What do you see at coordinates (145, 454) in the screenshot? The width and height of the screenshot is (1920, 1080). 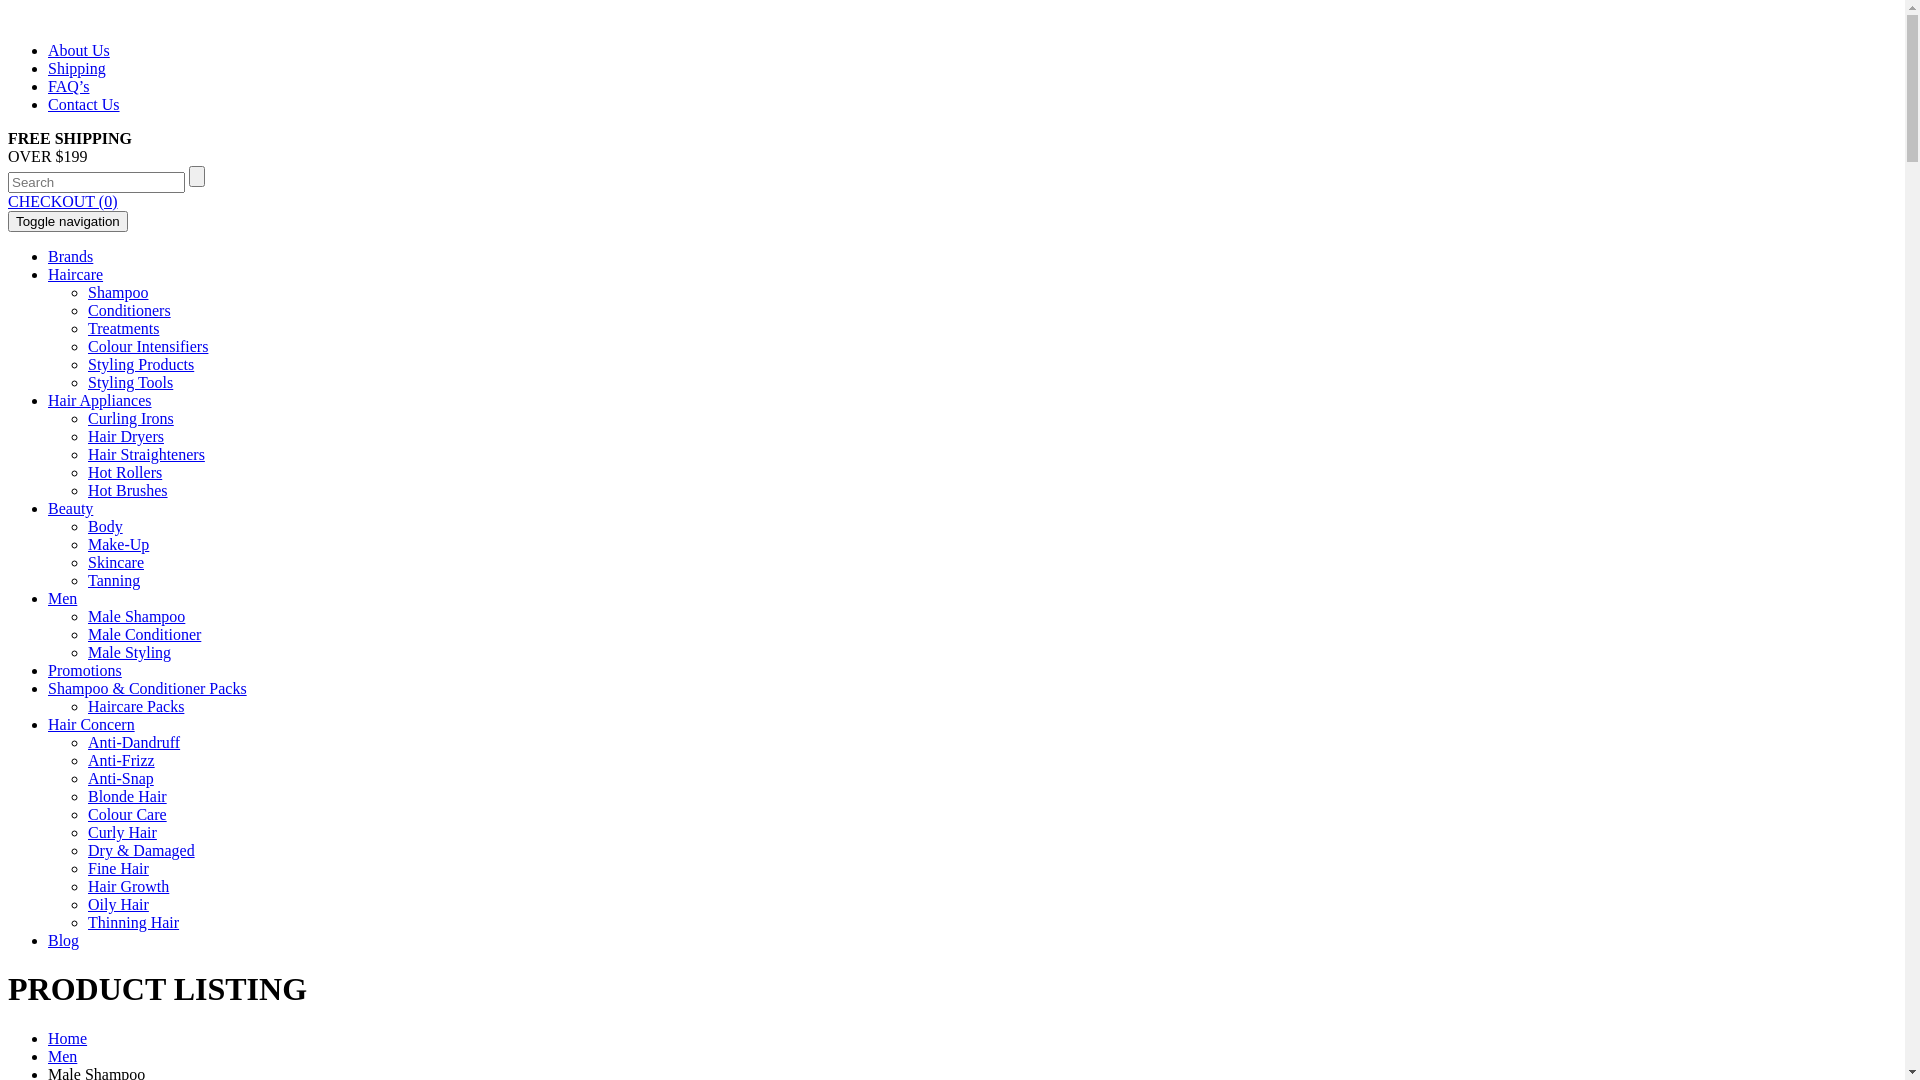 I see `'Hair Straighteners'` at bounding box center [145, 454].